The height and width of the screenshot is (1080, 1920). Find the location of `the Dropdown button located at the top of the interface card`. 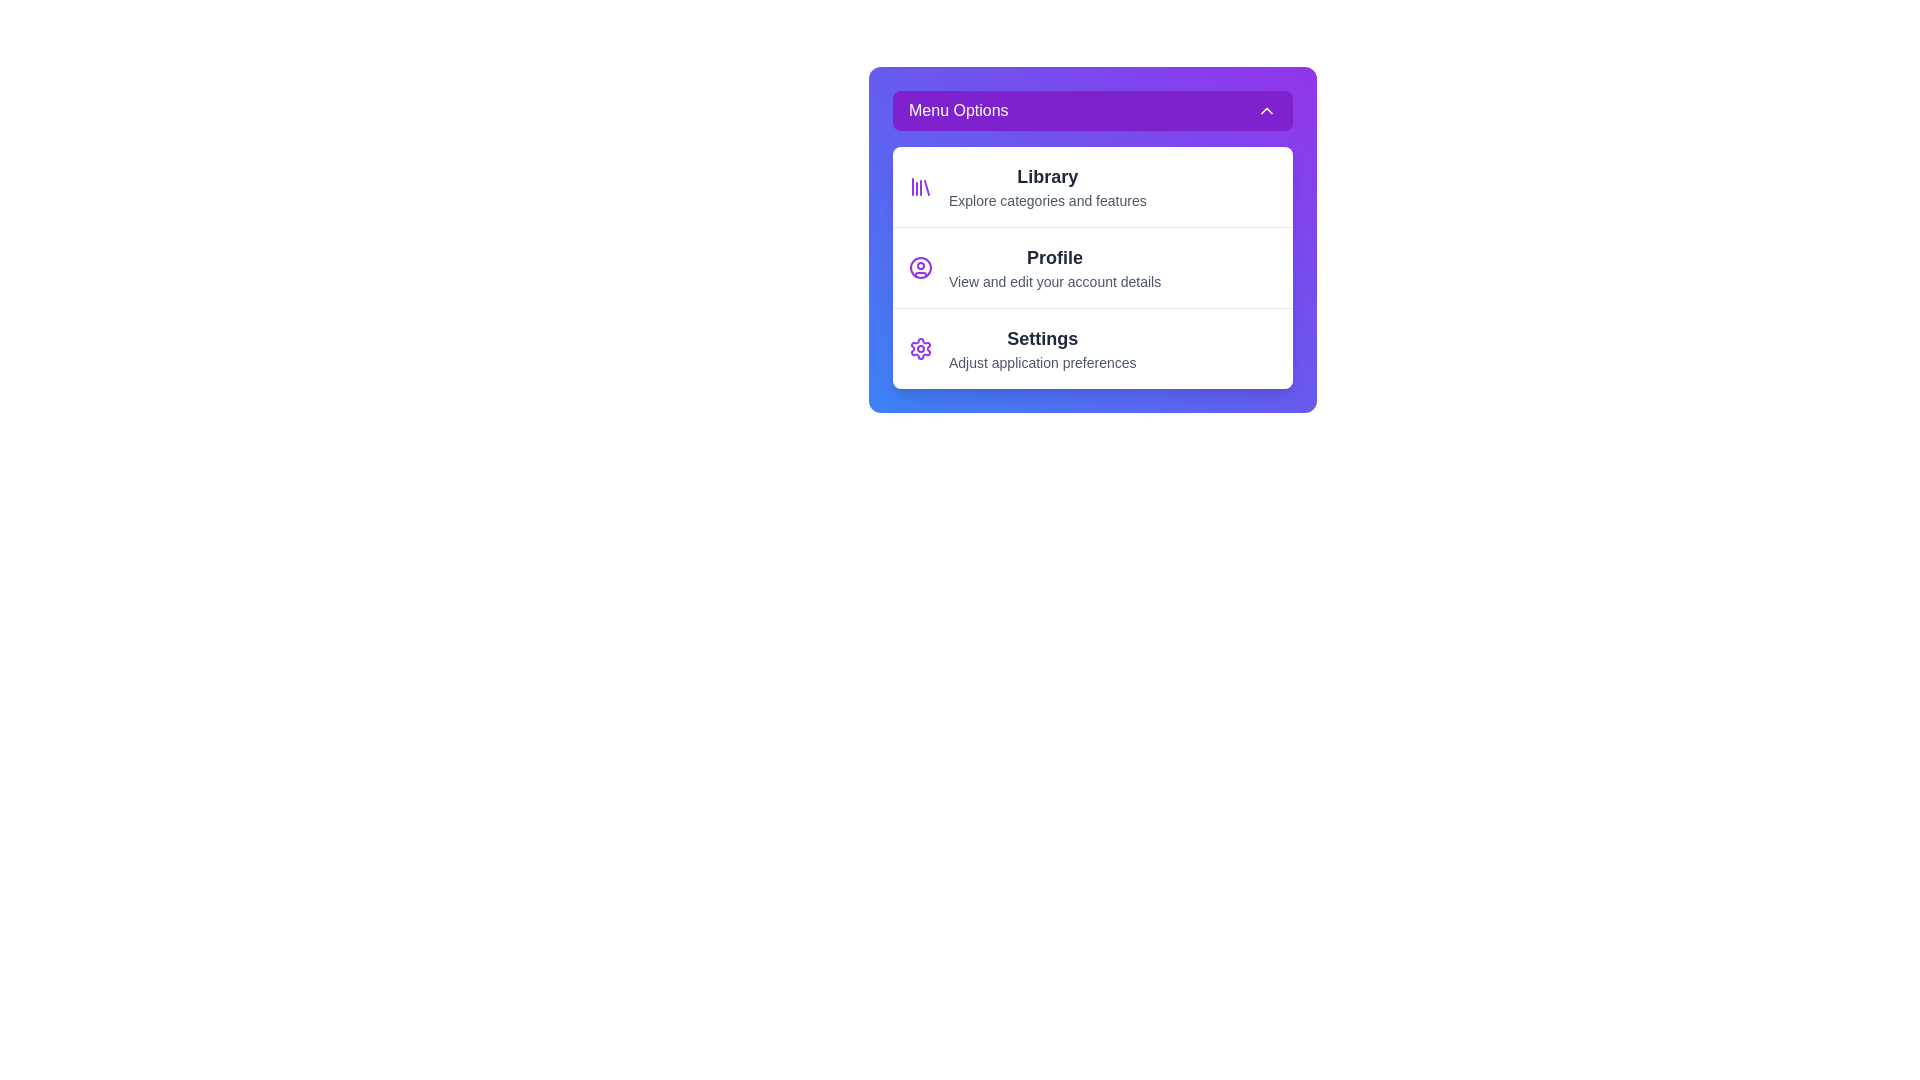

the Dropdown button located at the top of the interface card is located at coordinates (1092, 111).